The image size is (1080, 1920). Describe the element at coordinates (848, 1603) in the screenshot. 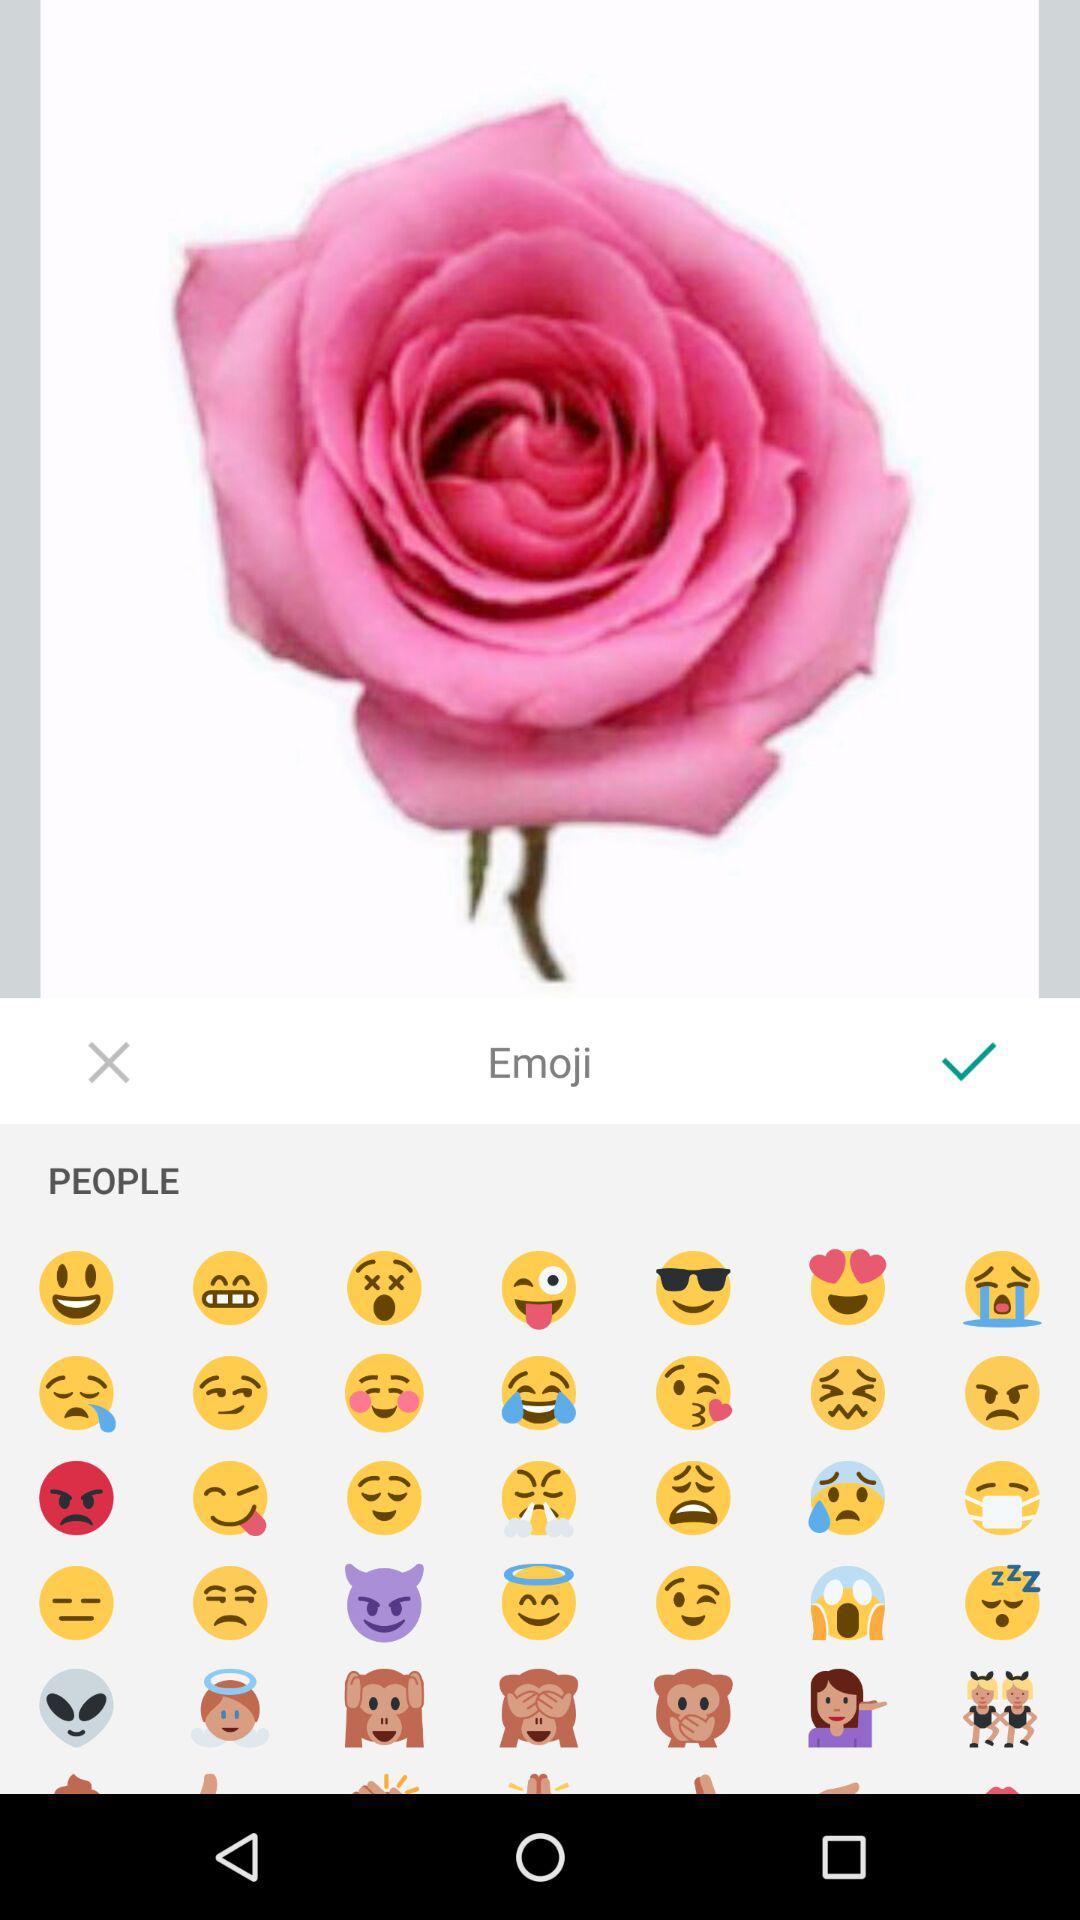

I see `shock` at that location.